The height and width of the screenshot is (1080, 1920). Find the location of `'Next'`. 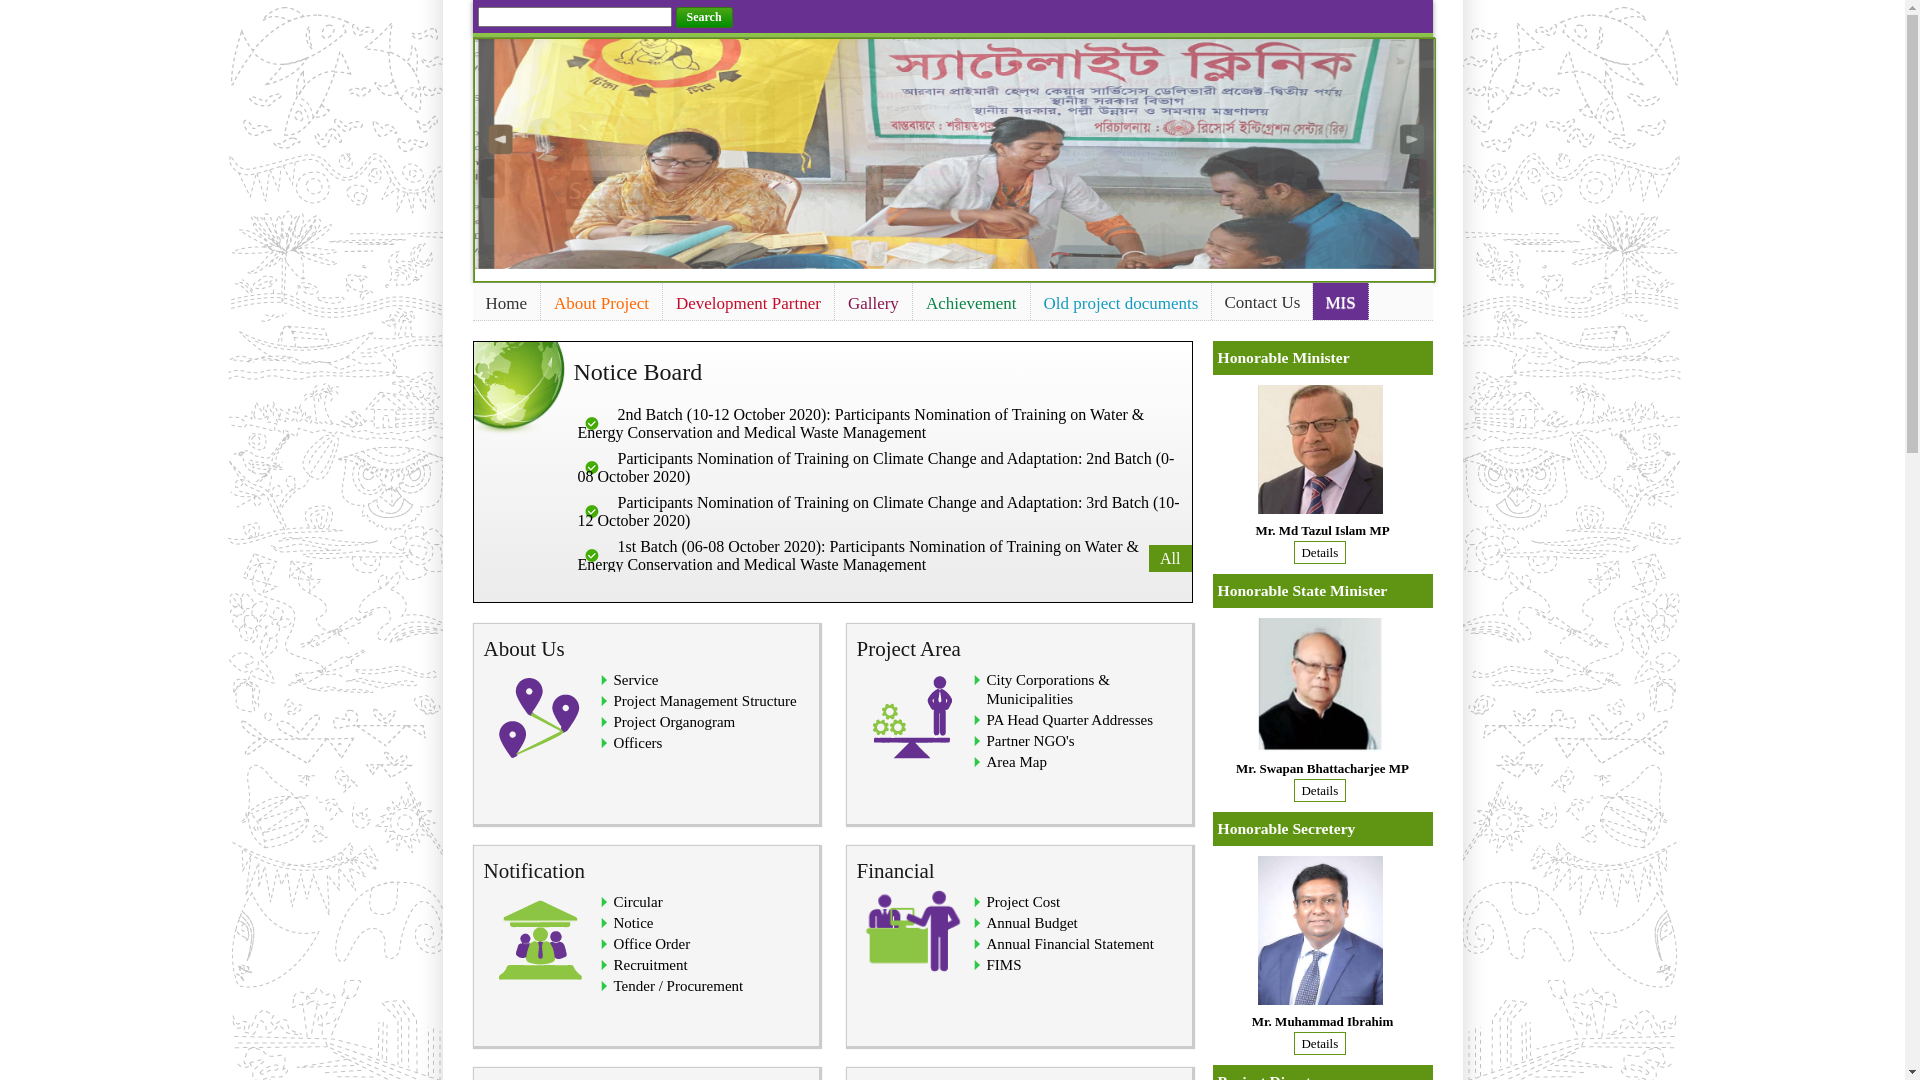

'Next' is located at coordinates (1414, 149).